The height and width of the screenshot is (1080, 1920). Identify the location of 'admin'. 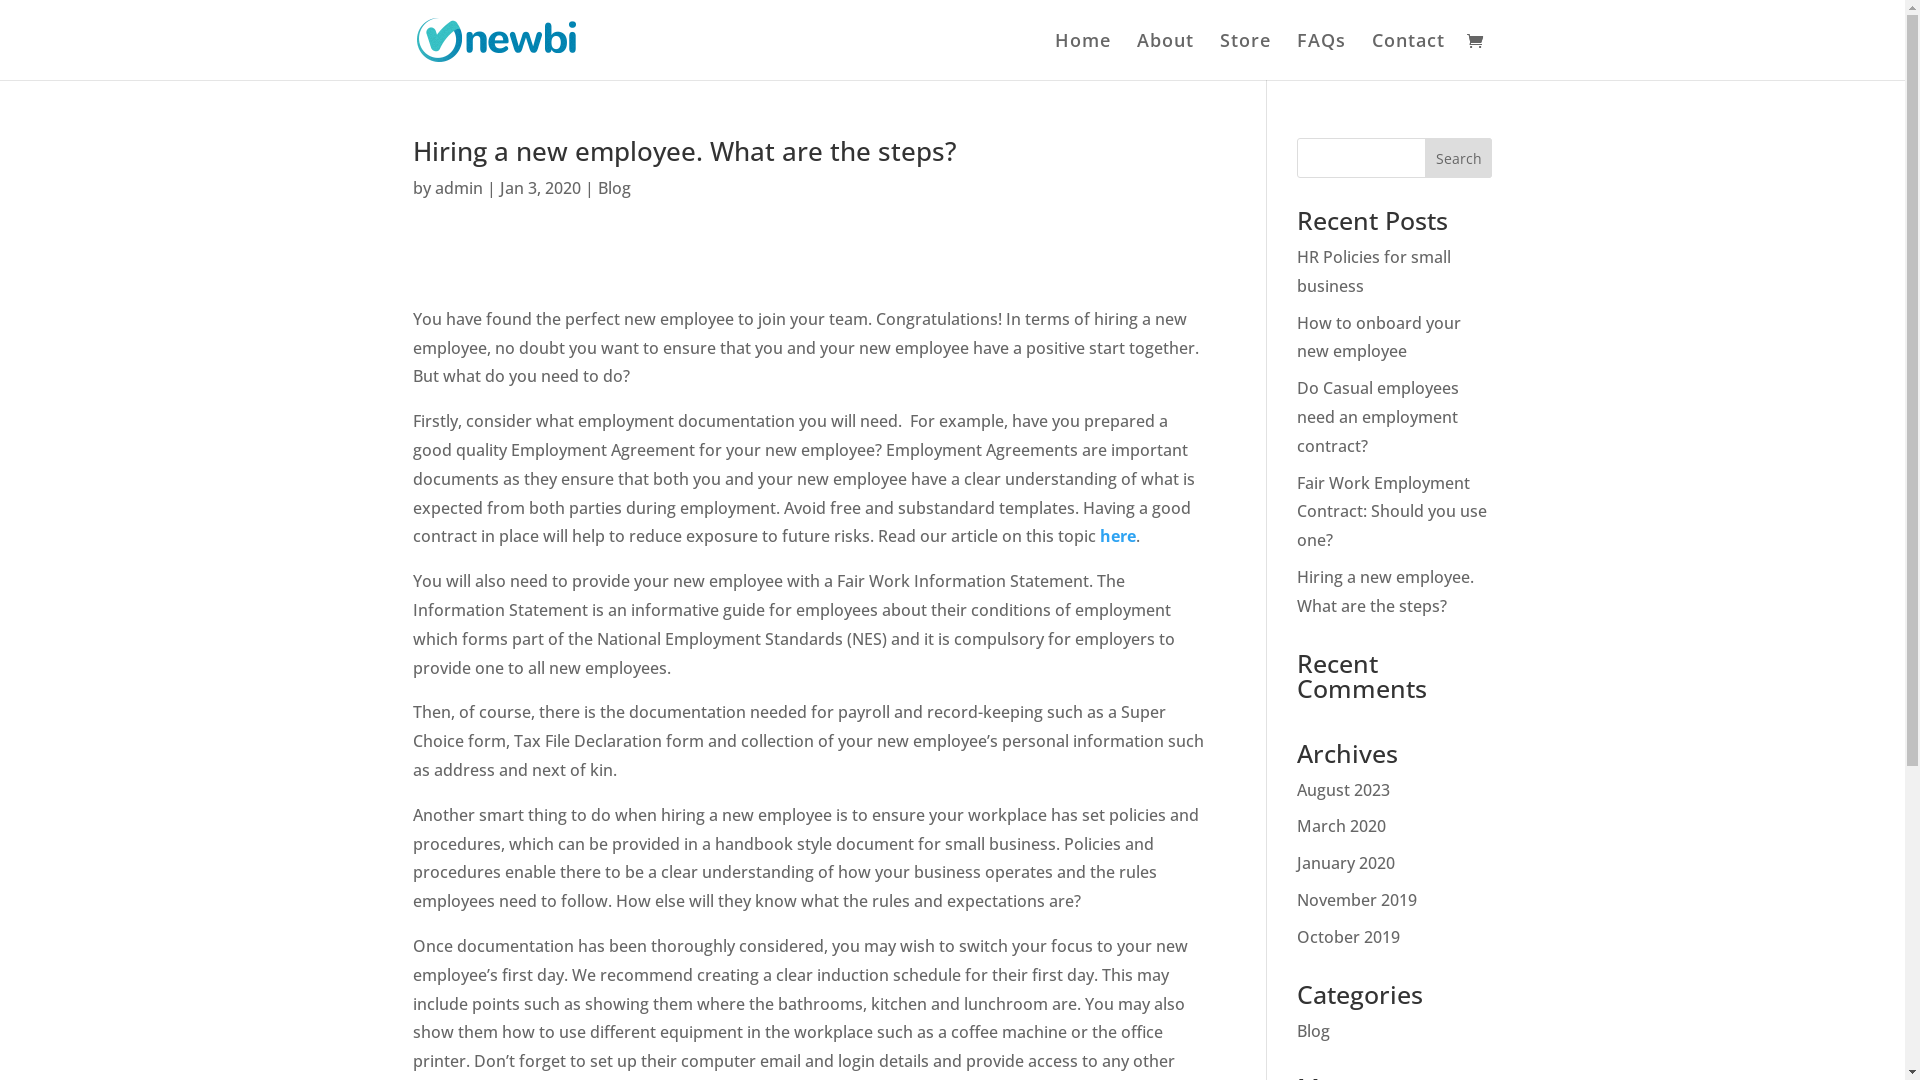
(456, 188).